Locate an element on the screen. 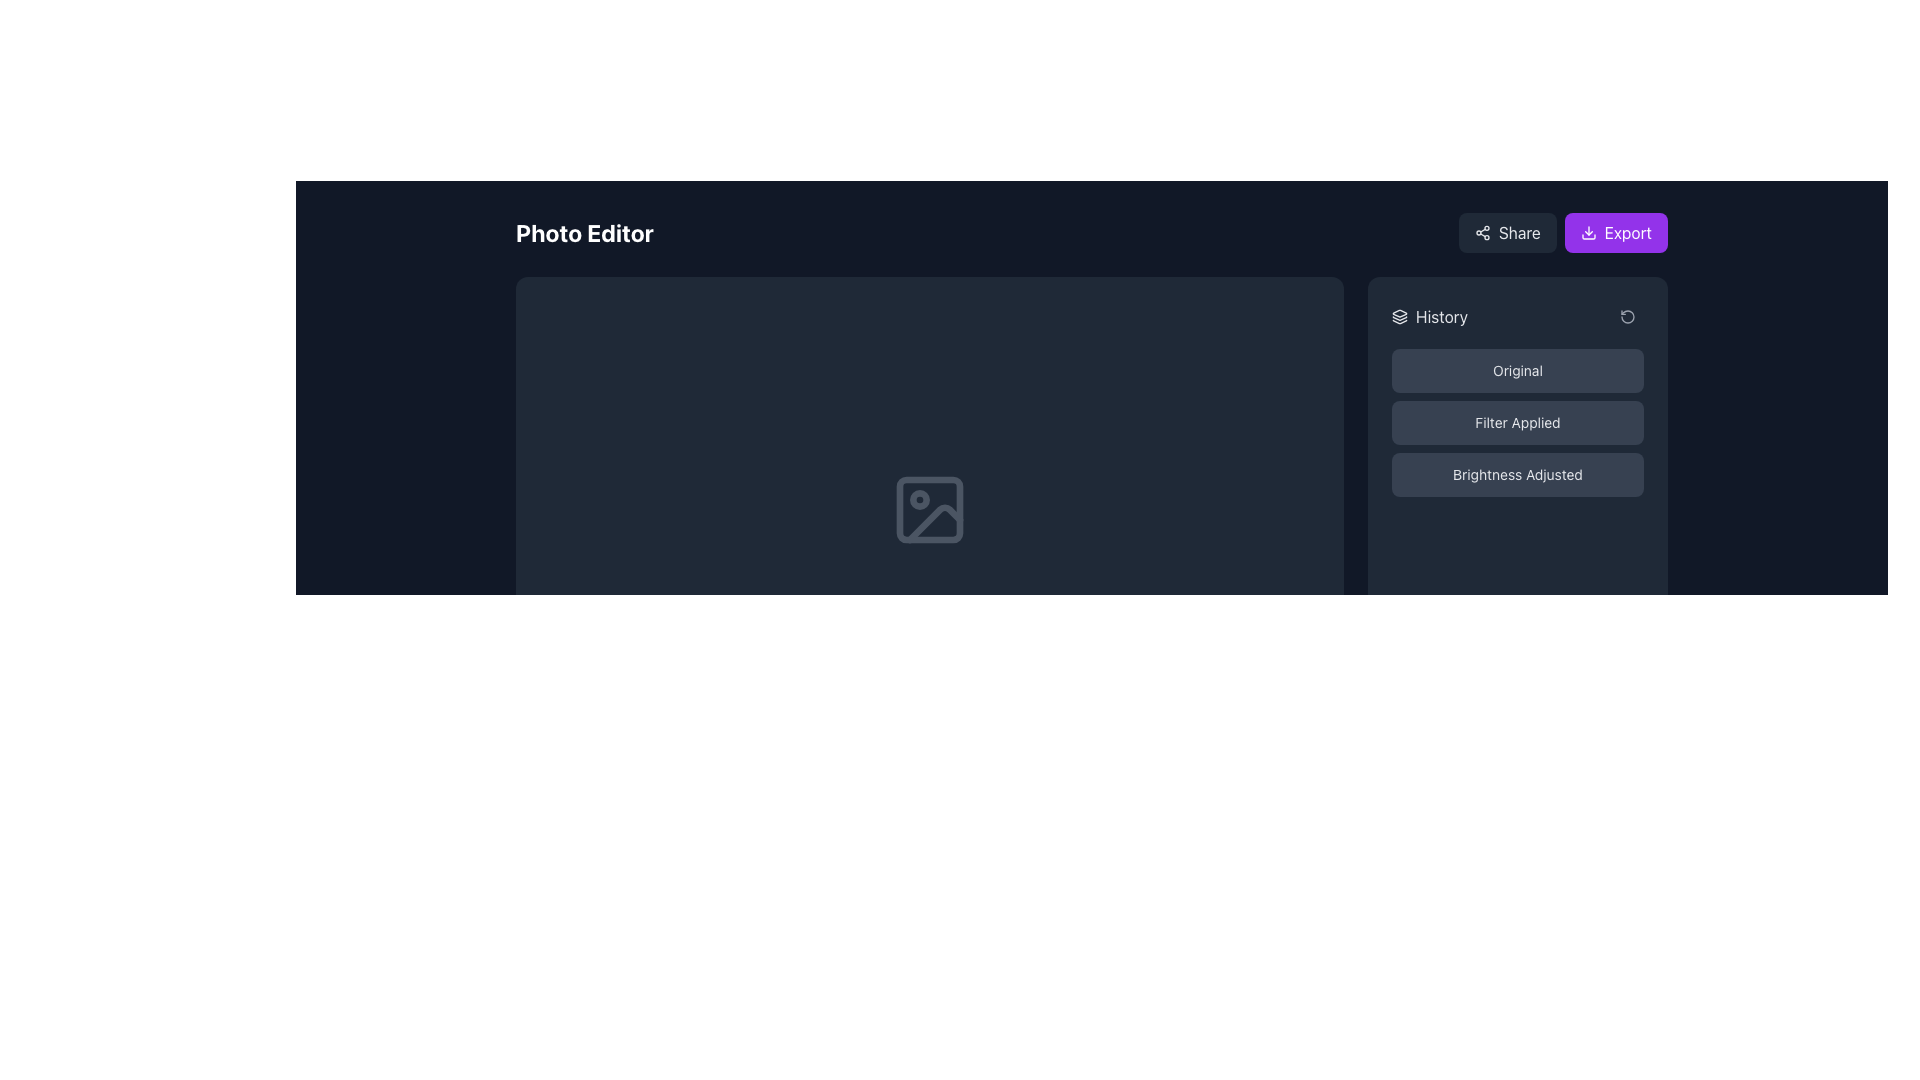 The width and height of the screenshot is (1920, 1080). the Text label indicating historical data management located at the top-right corner of the interface for accessibility purposes is located at coordinates (1441, 315).